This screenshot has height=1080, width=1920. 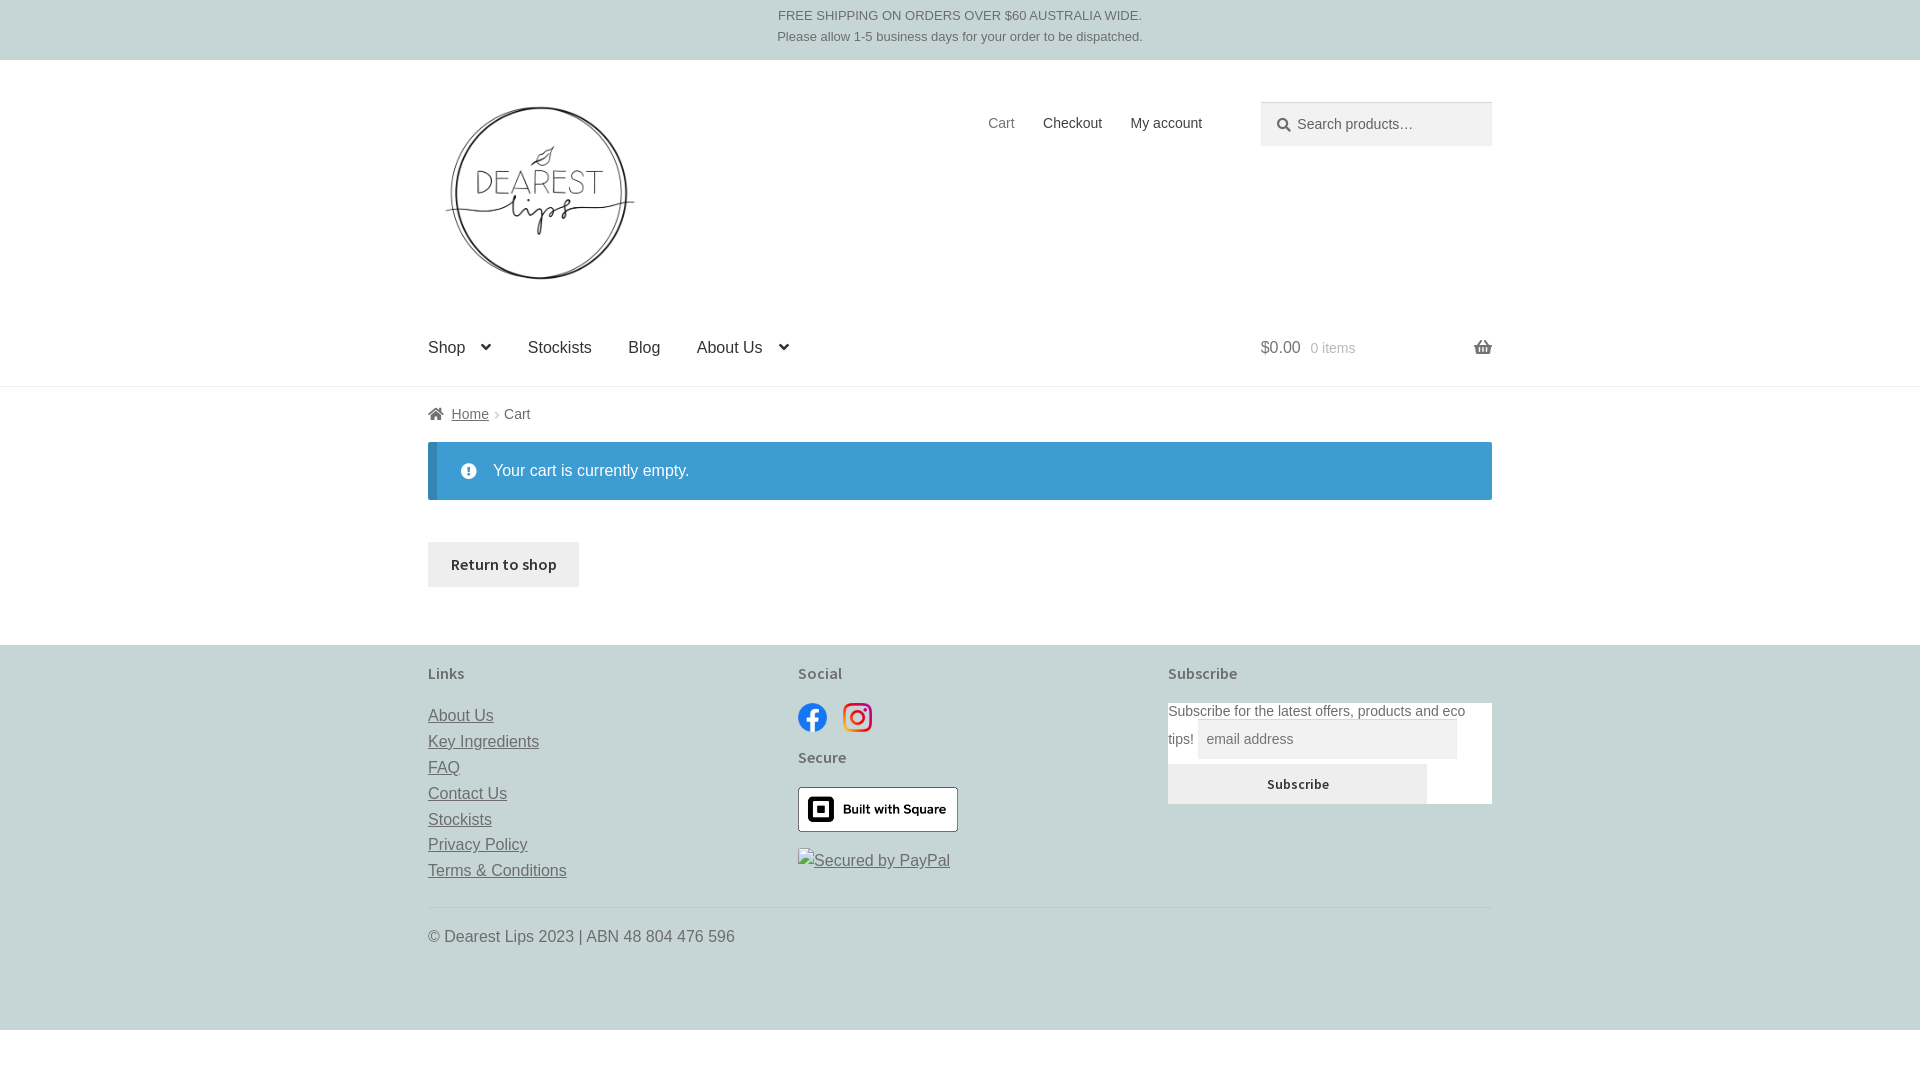 What do you see at coordinates (426, 792) in the screenshot?
I see `'Contact Us'` at bounding box center [426, 792].